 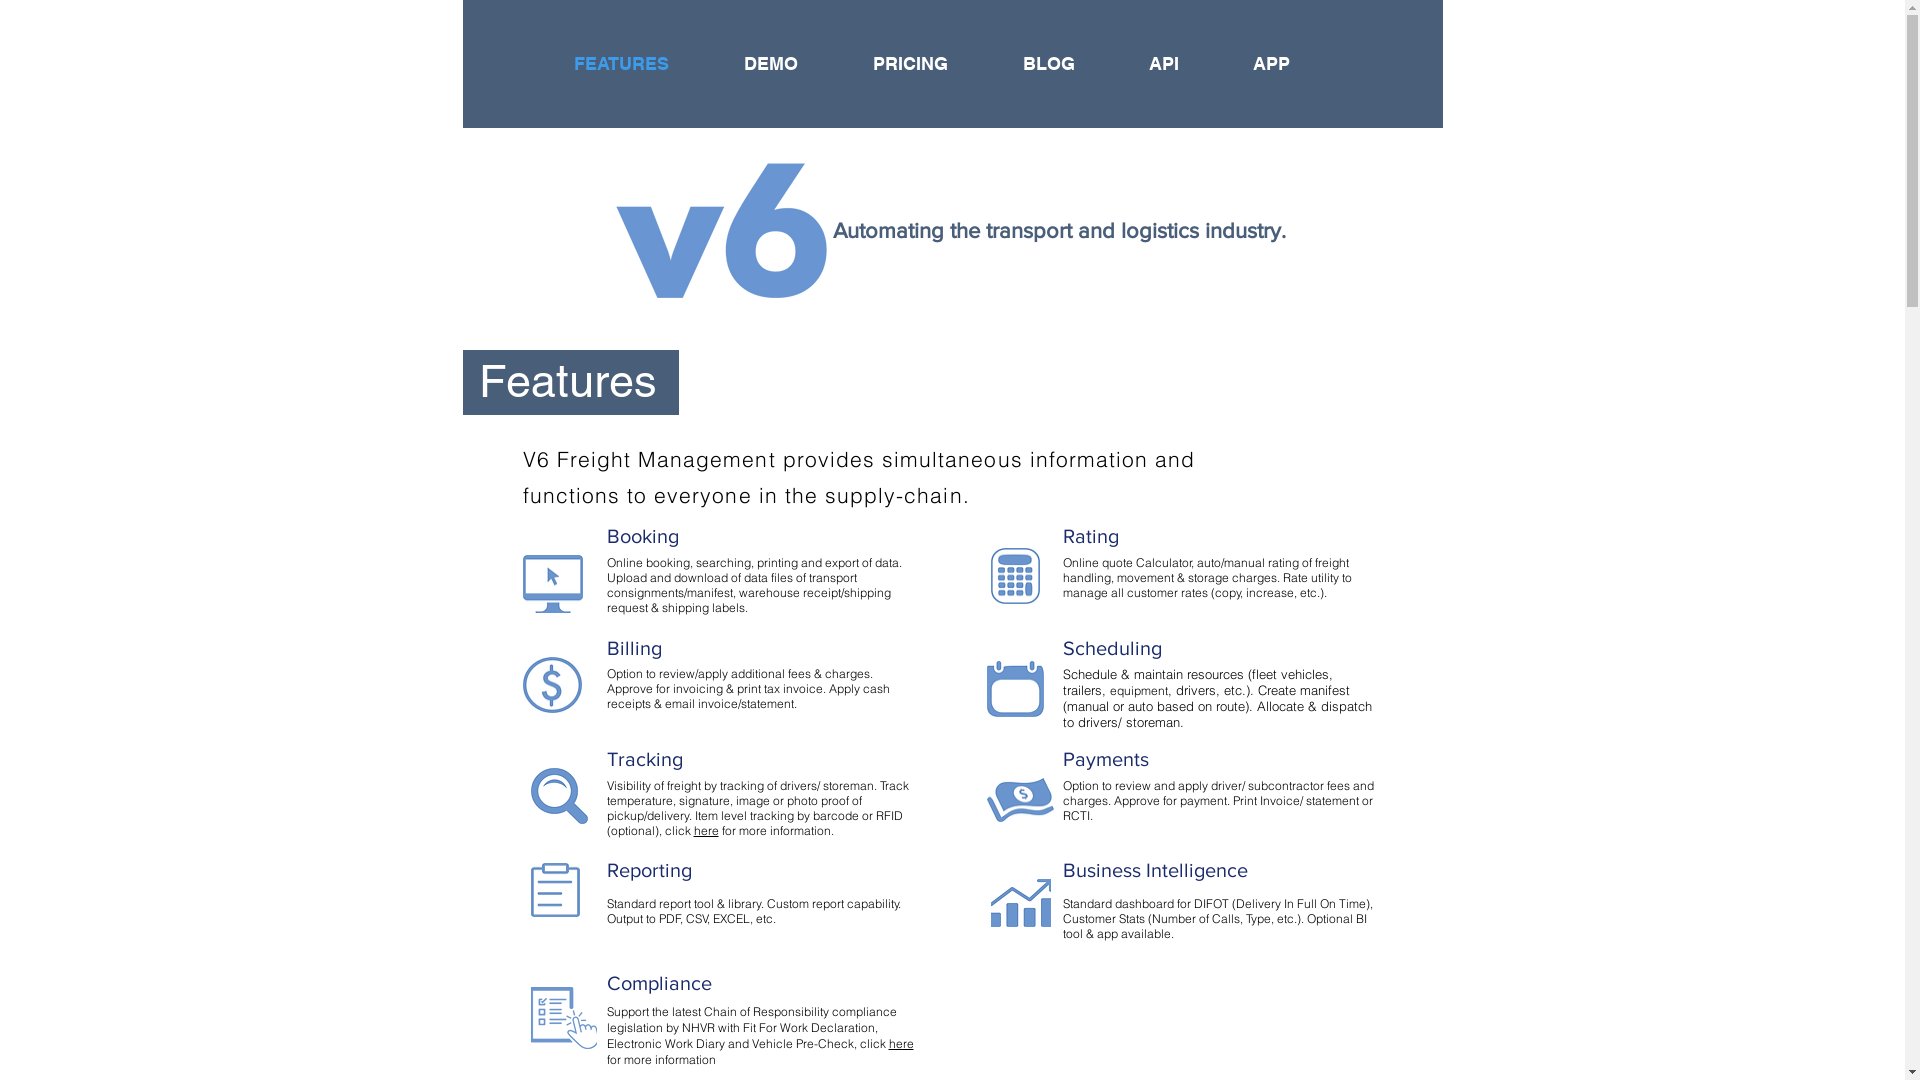 I want to click on 'FEATURES', so click(x=643, y=63).